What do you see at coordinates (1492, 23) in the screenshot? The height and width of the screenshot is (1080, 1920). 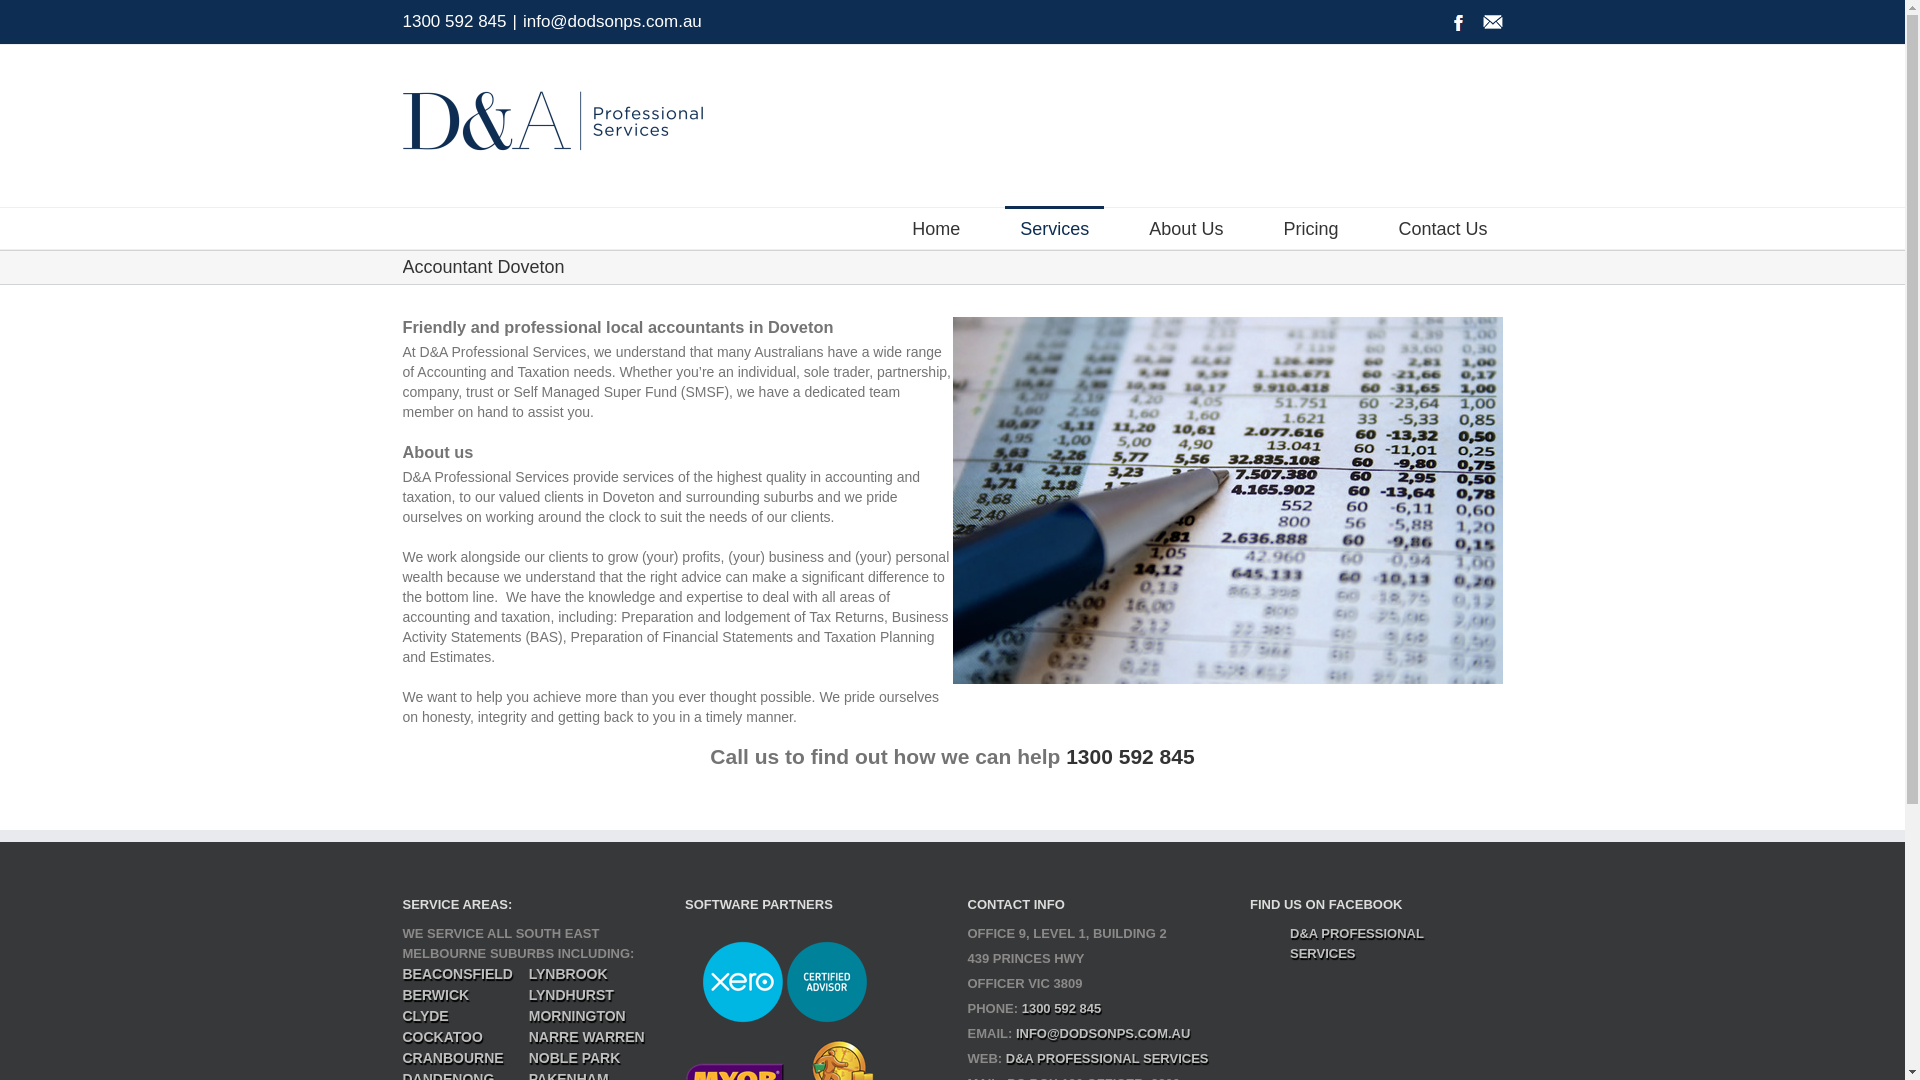 I see `'Email'` at bounding box center [1492, 23].